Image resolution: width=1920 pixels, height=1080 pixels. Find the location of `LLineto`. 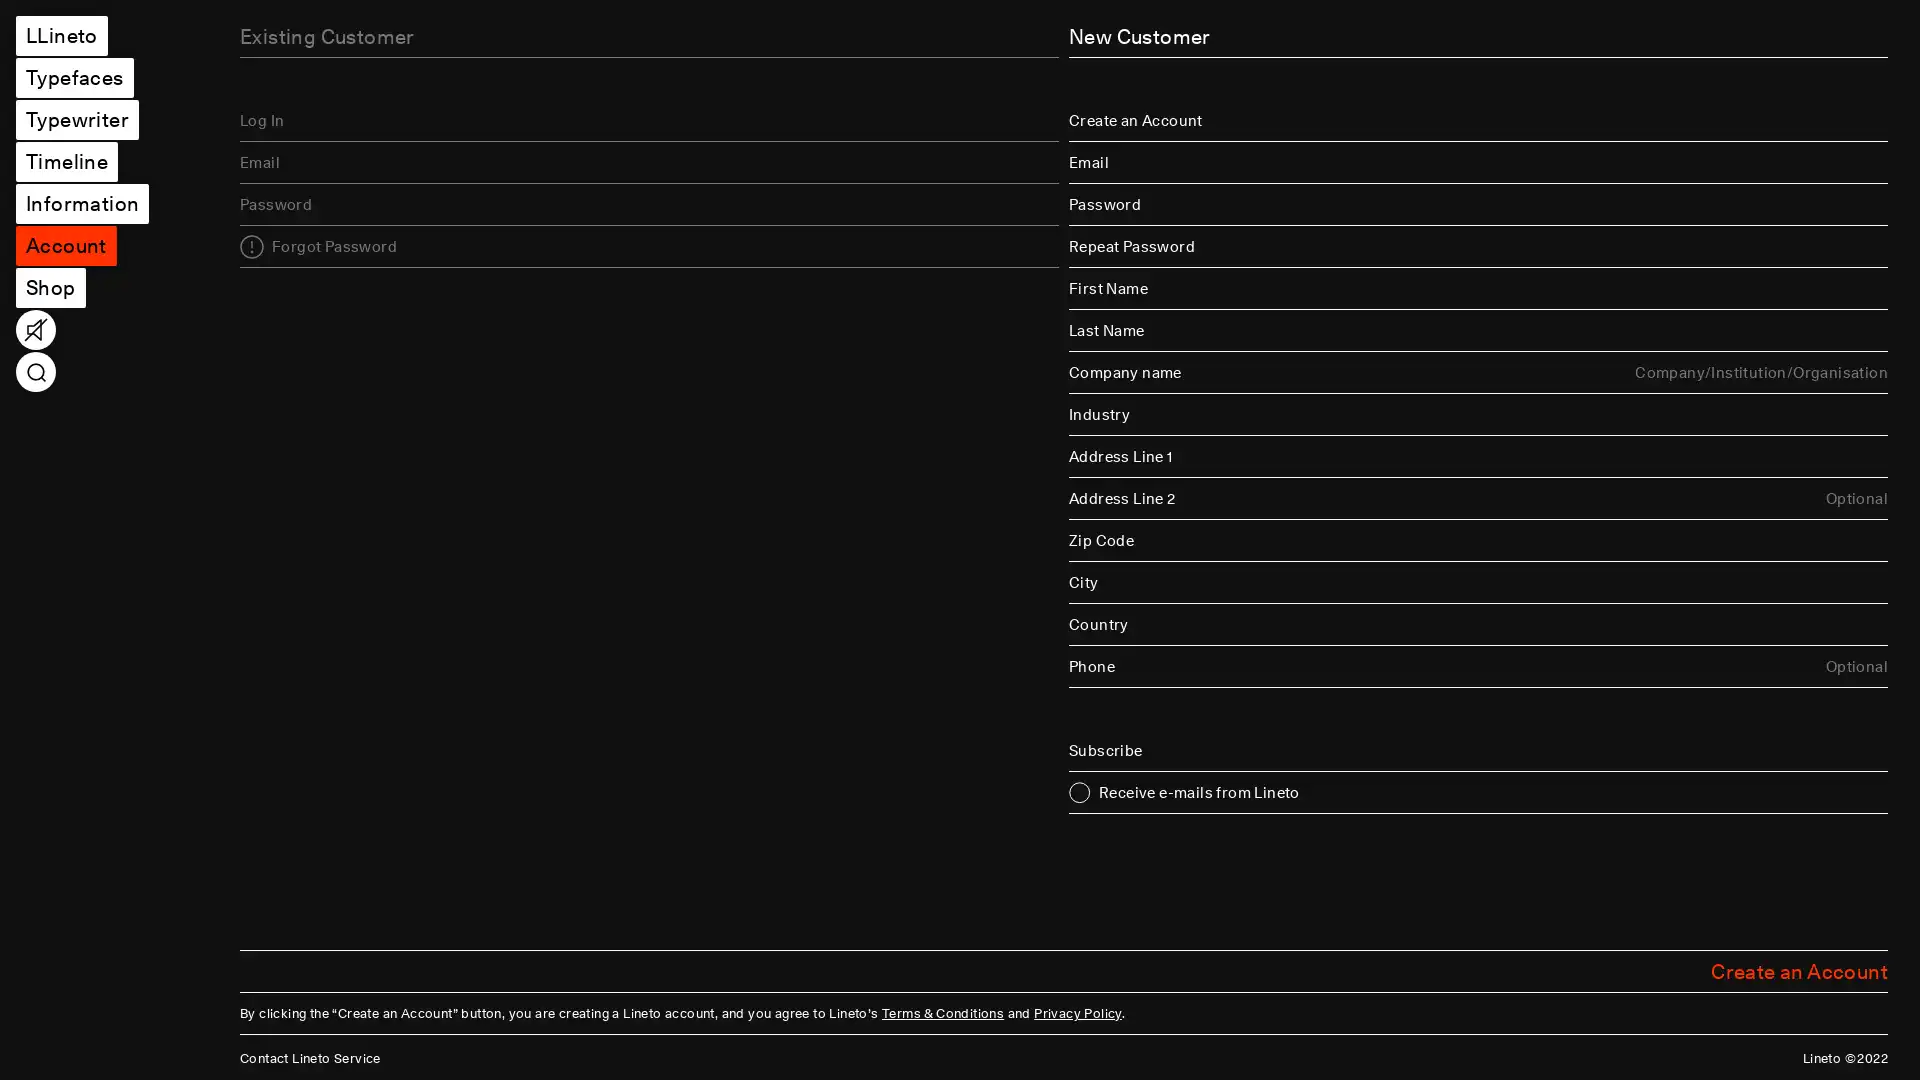

LLineto is located at coordinates (61, 35).